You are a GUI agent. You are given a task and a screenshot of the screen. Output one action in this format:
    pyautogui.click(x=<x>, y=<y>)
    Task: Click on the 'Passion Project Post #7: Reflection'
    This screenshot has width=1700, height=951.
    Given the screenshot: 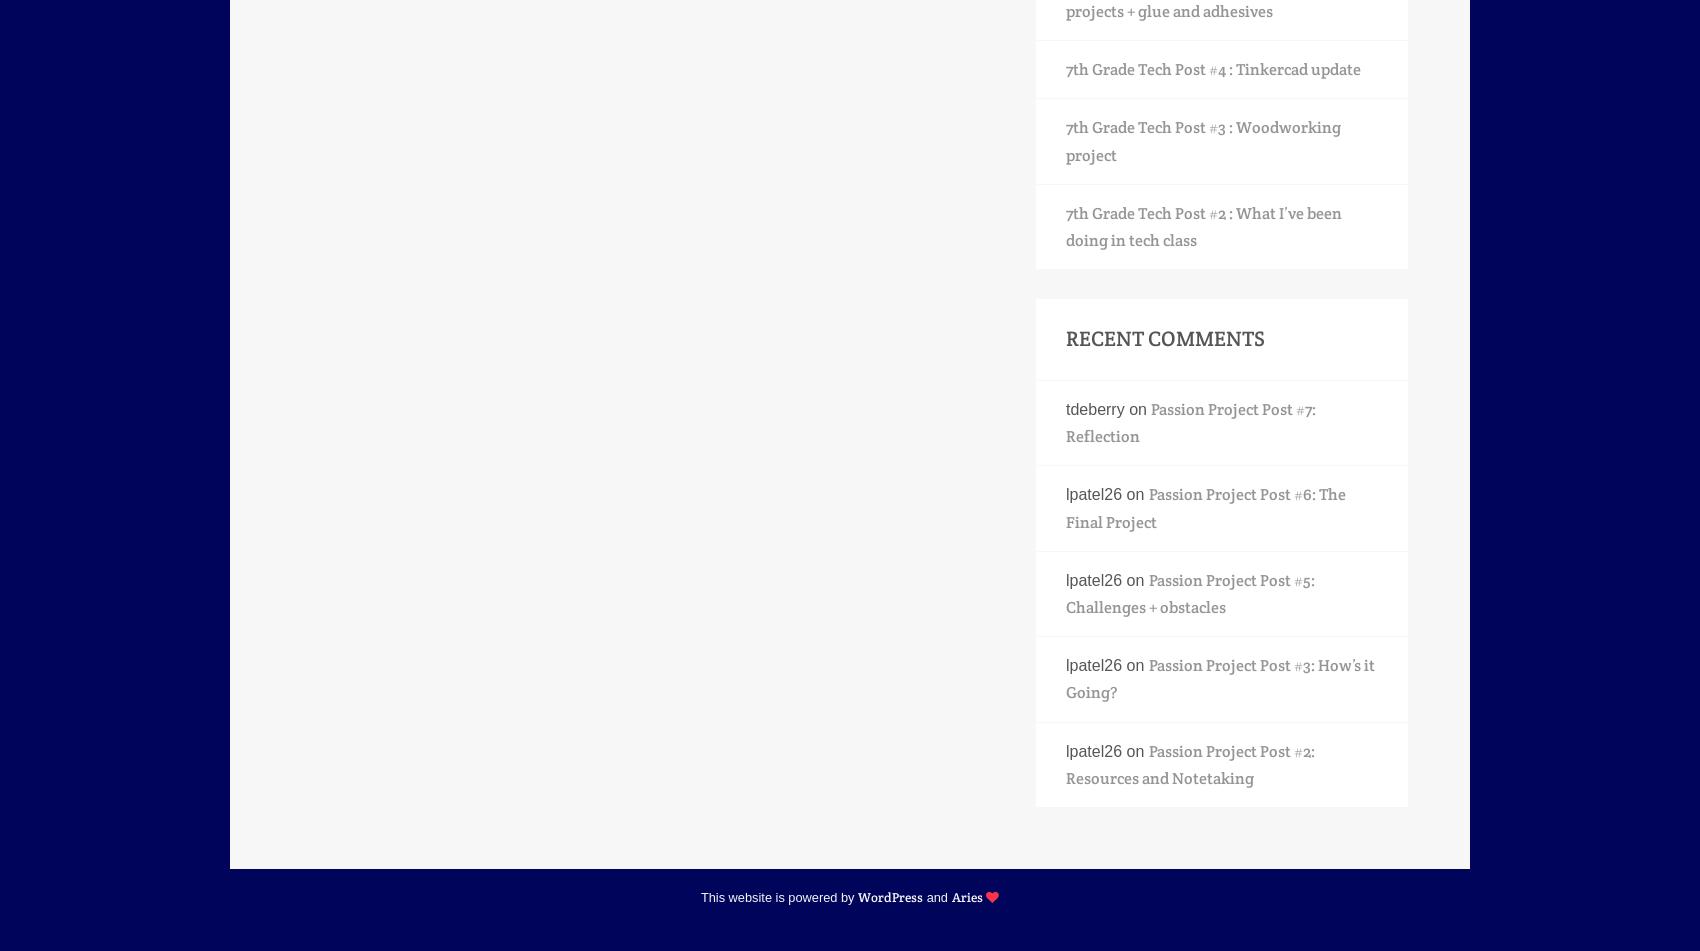 What is the action you would take?
    pyautogui.click(x=1190, y=423)
    